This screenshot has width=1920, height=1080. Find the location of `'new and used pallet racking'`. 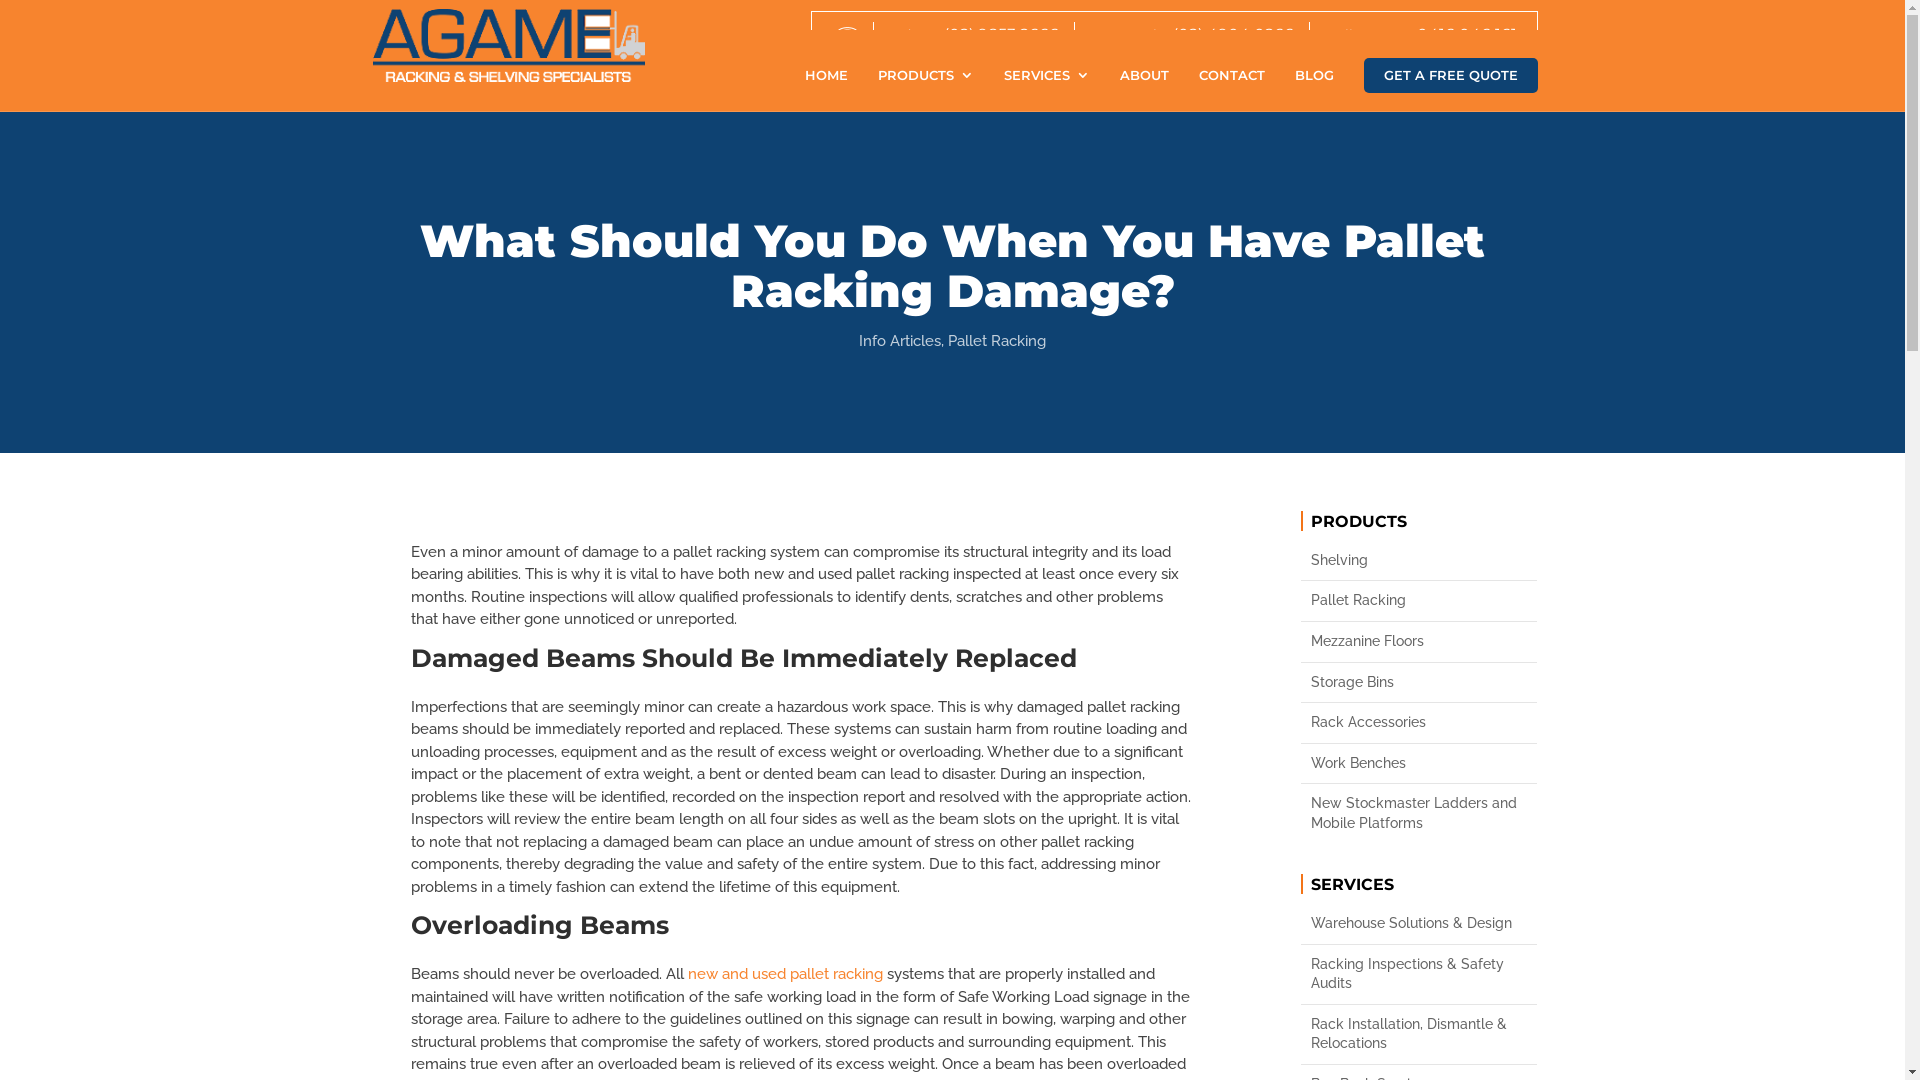

'new and used pallet racking' is located at coordinates (784, 973).